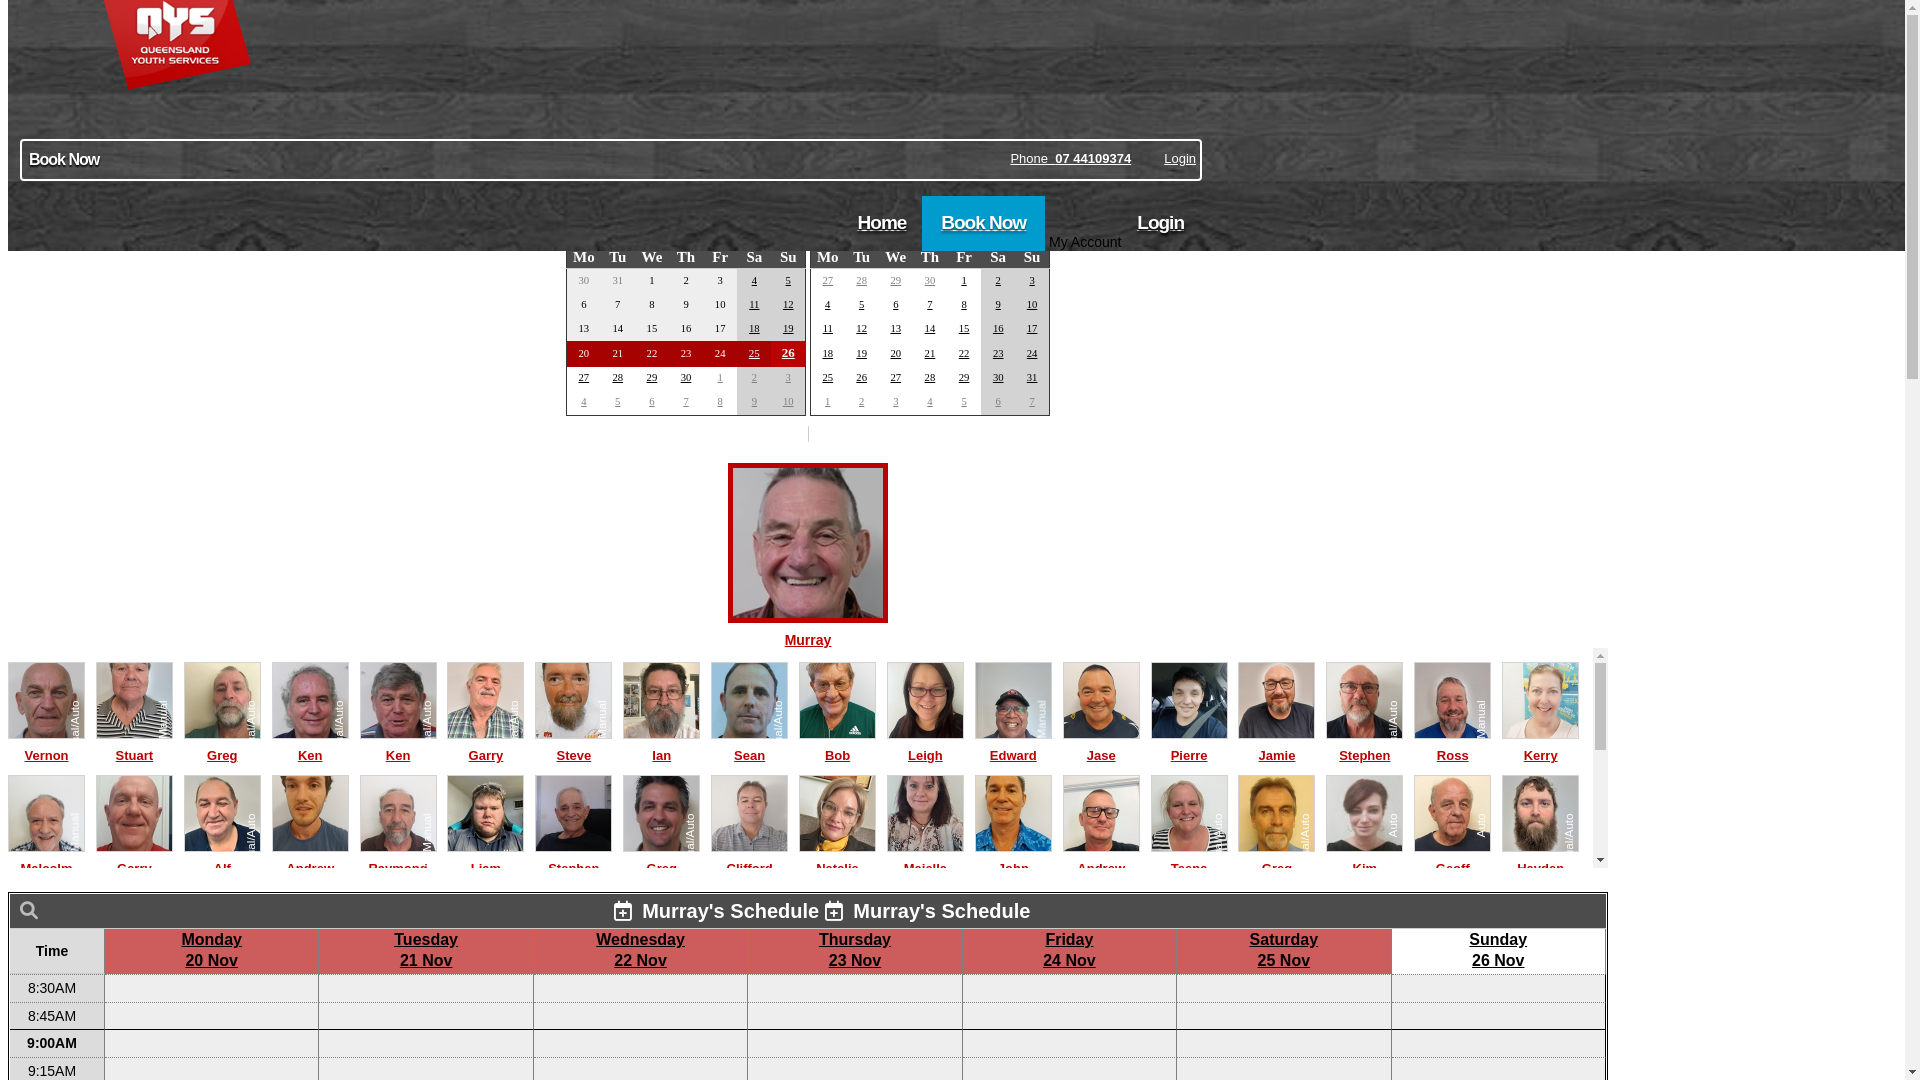  I want to click on 'Bob', so click(797, 745).